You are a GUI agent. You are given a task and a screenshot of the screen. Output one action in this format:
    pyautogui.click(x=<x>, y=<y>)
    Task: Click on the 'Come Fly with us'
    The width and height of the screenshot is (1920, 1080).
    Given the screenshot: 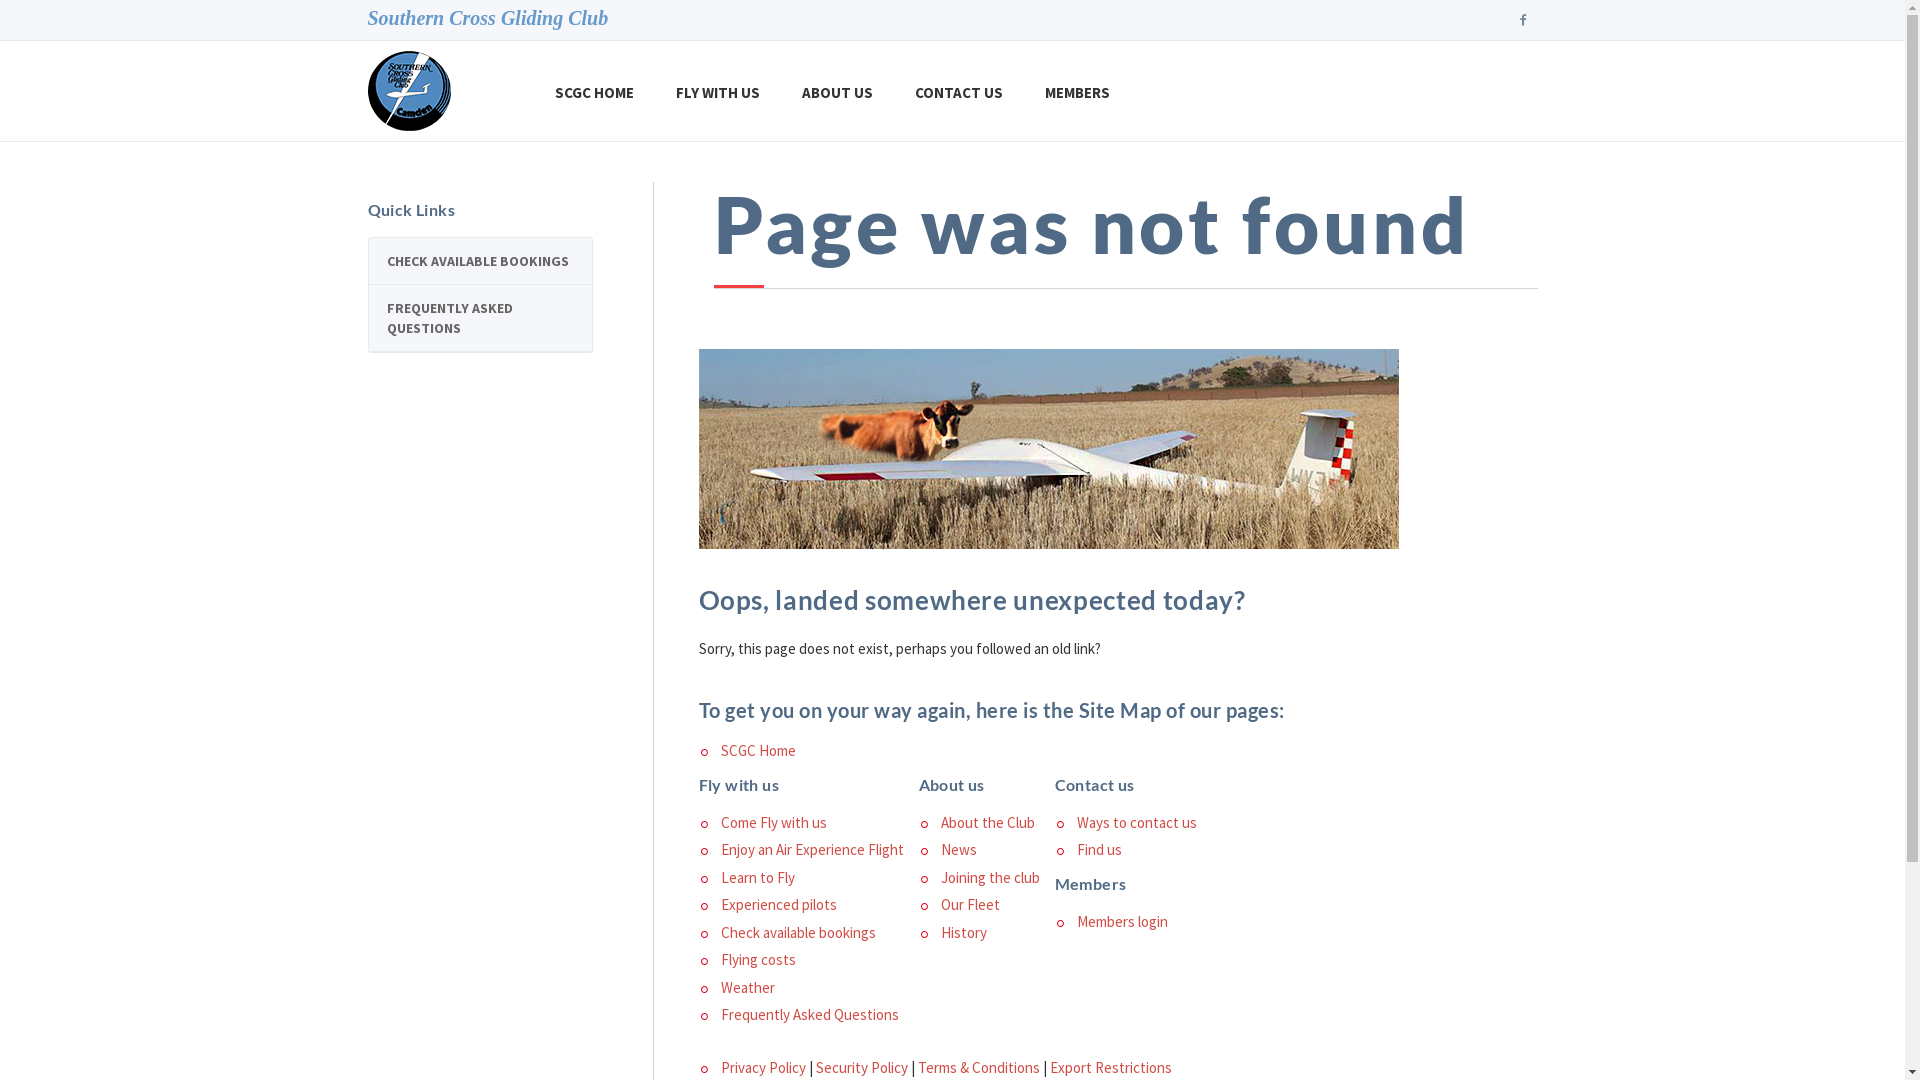 What is the action you would take?
    pyautogui.click(x=771, y=822)
    